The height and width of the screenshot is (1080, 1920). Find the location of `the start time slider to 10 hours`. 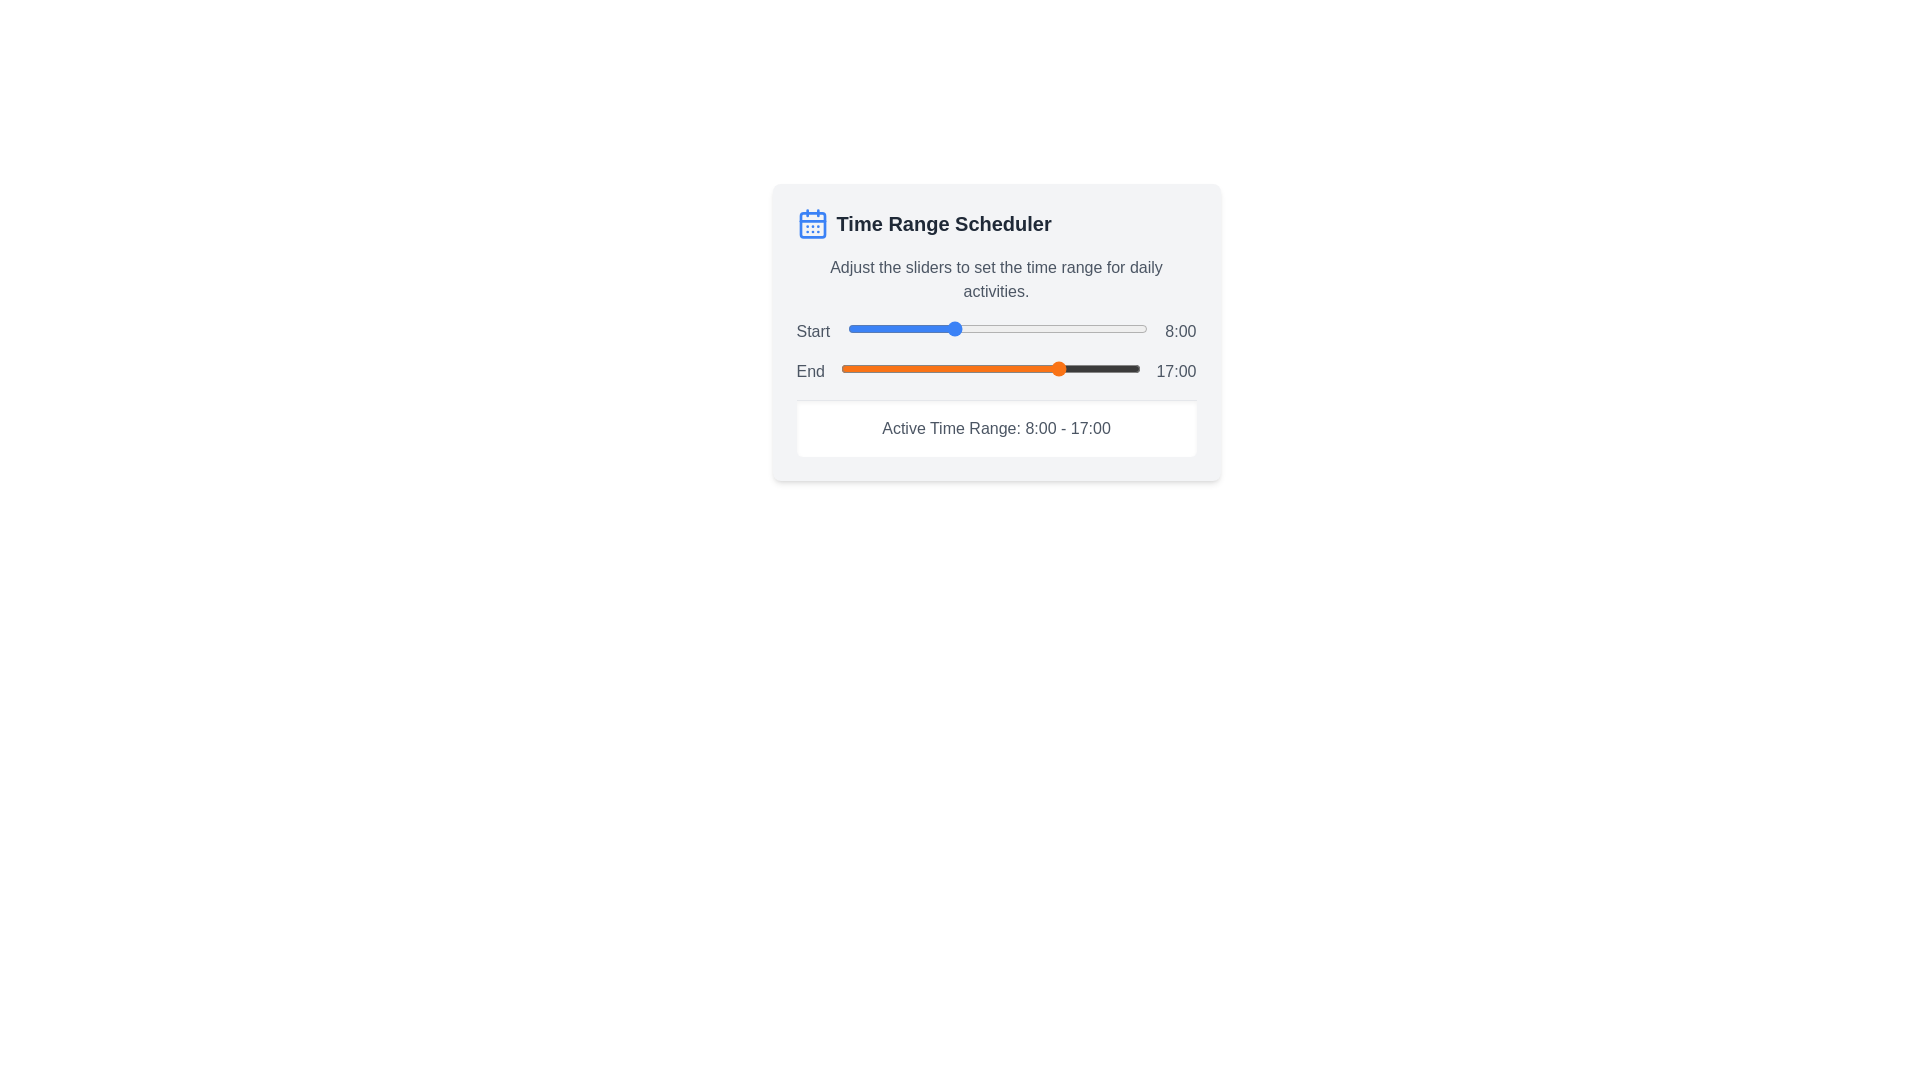

the start time slider to 10 hours is located at coordinates (978, 327).